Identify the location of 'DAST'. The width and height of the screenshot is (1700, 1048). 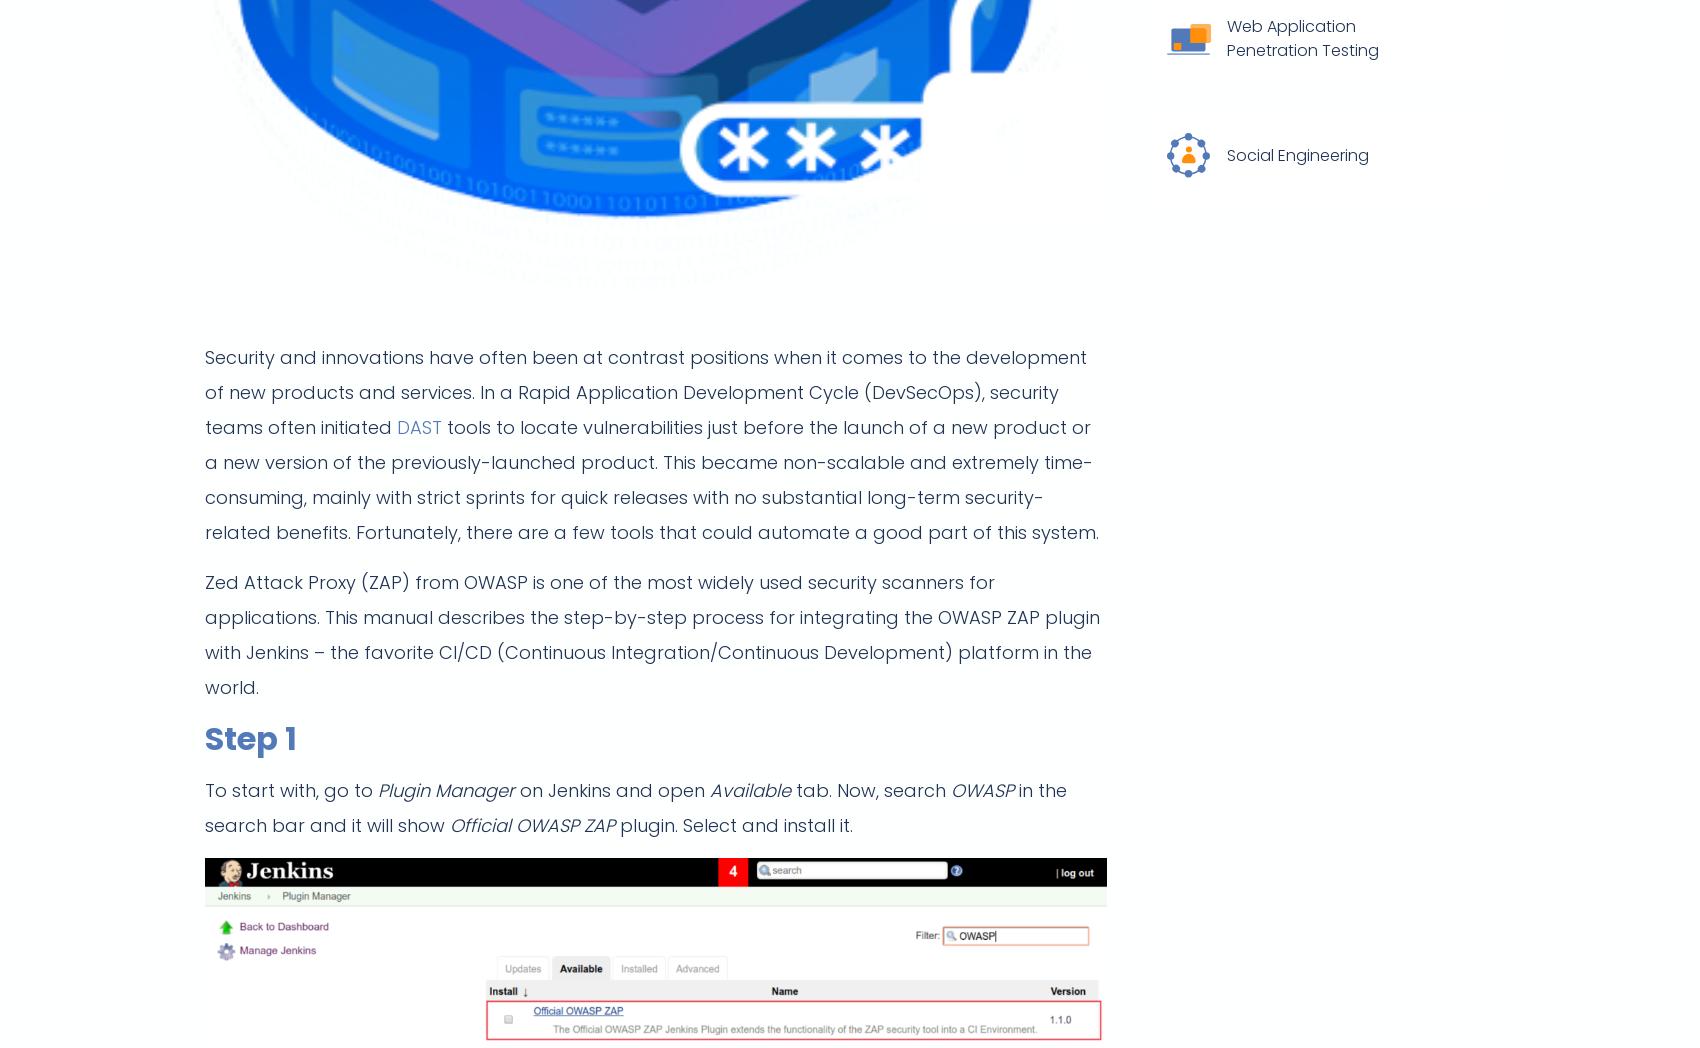
(418, 426).